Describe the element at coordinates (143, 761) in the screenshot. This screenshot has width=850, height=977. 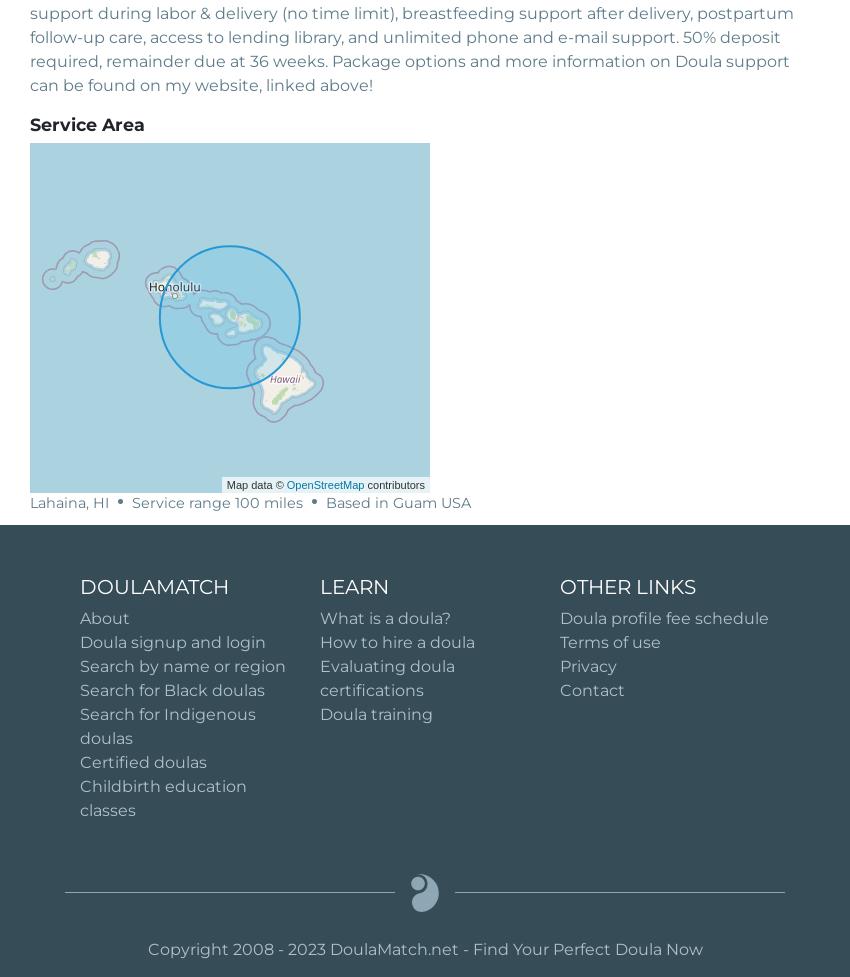
I see `'Certified doulas'` at that location.